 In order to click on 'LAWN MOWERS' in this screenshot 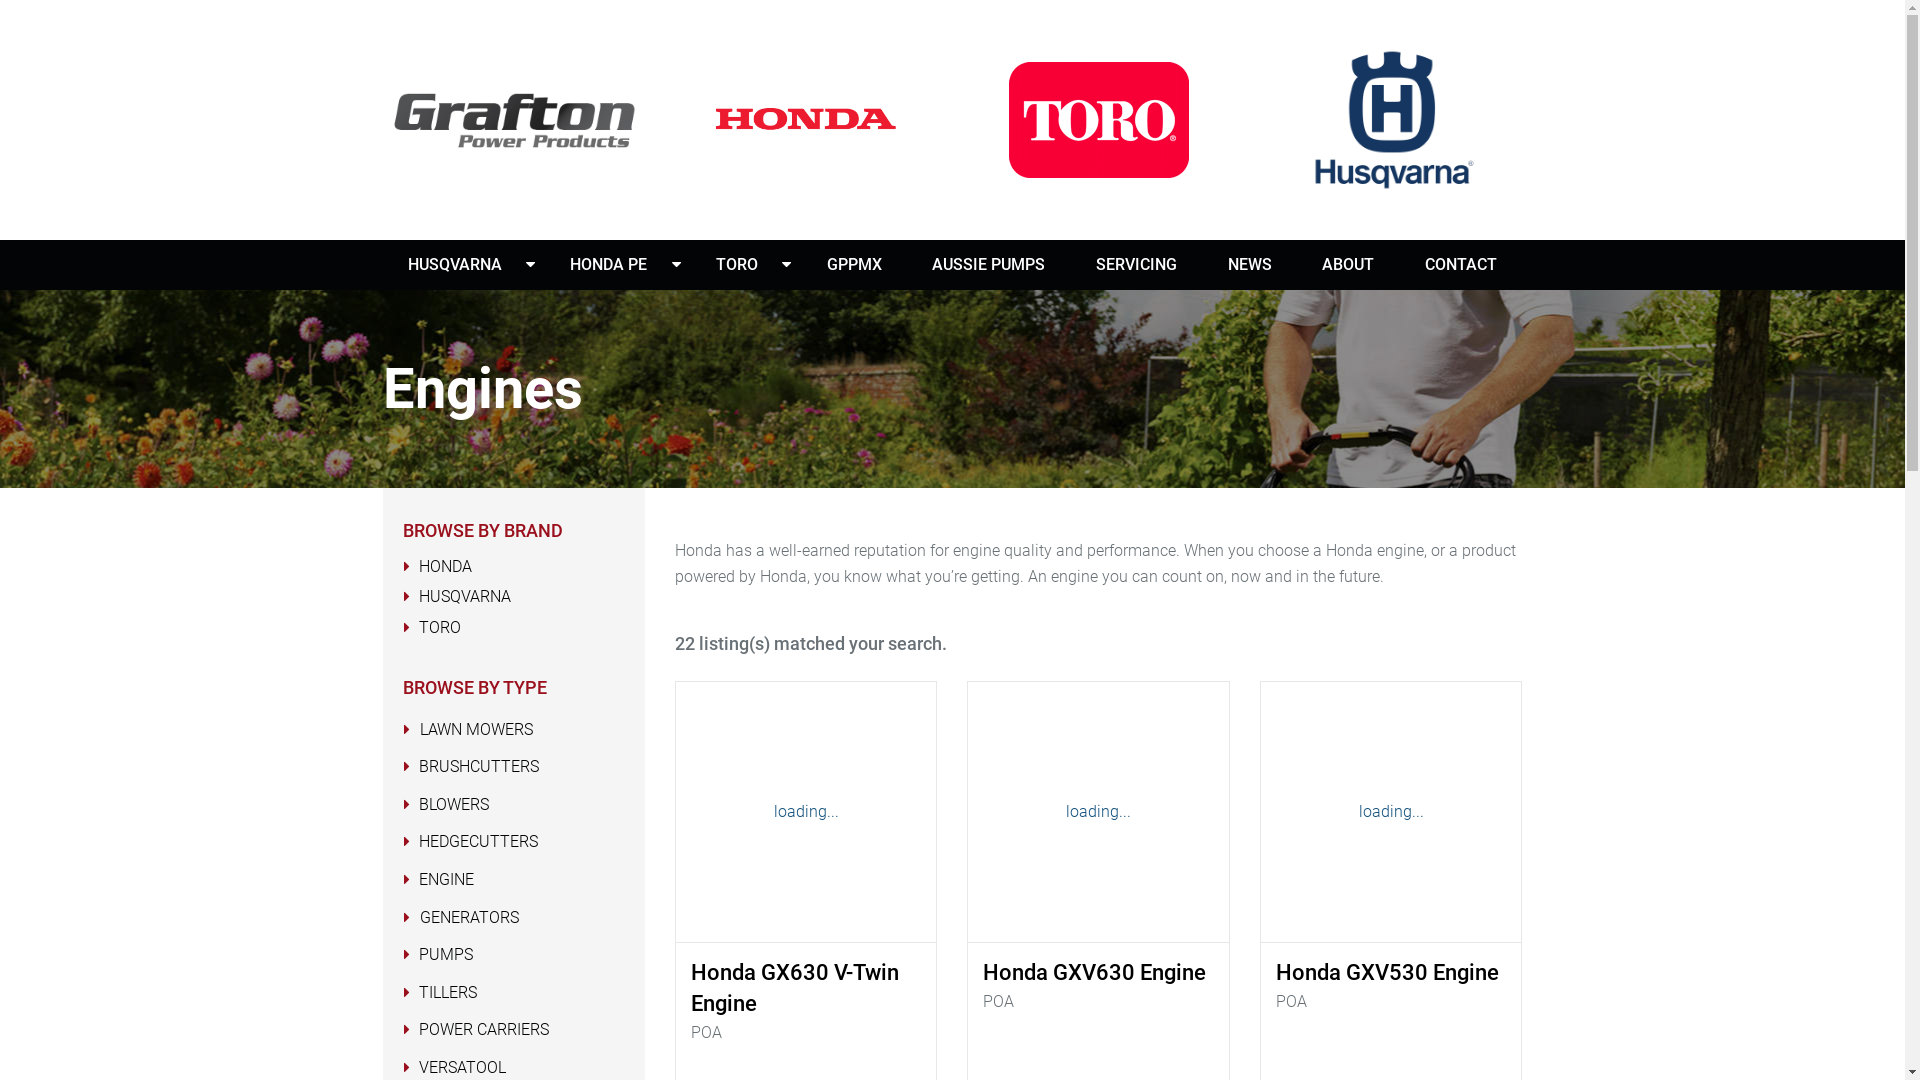, I will do `click(475, 729)`.